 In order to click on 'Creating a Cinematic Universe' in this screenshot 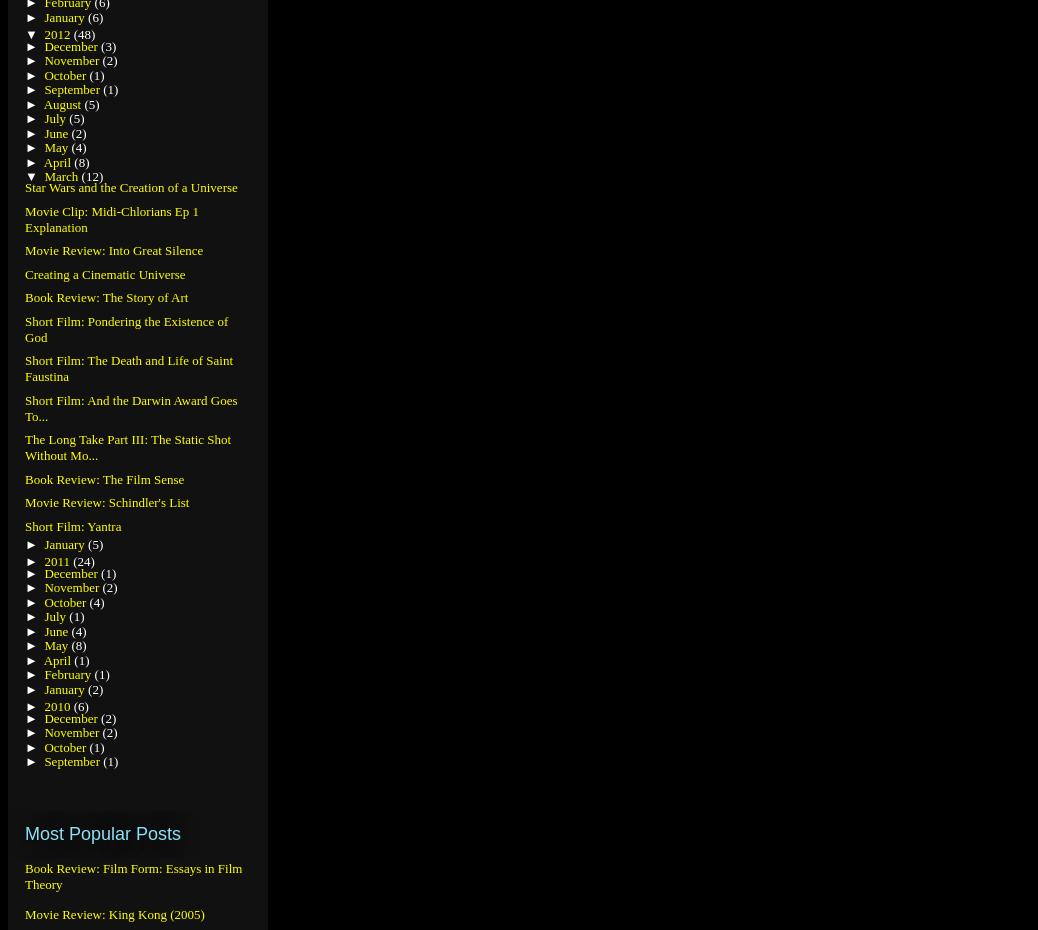, I will do `click(104, 273)`.